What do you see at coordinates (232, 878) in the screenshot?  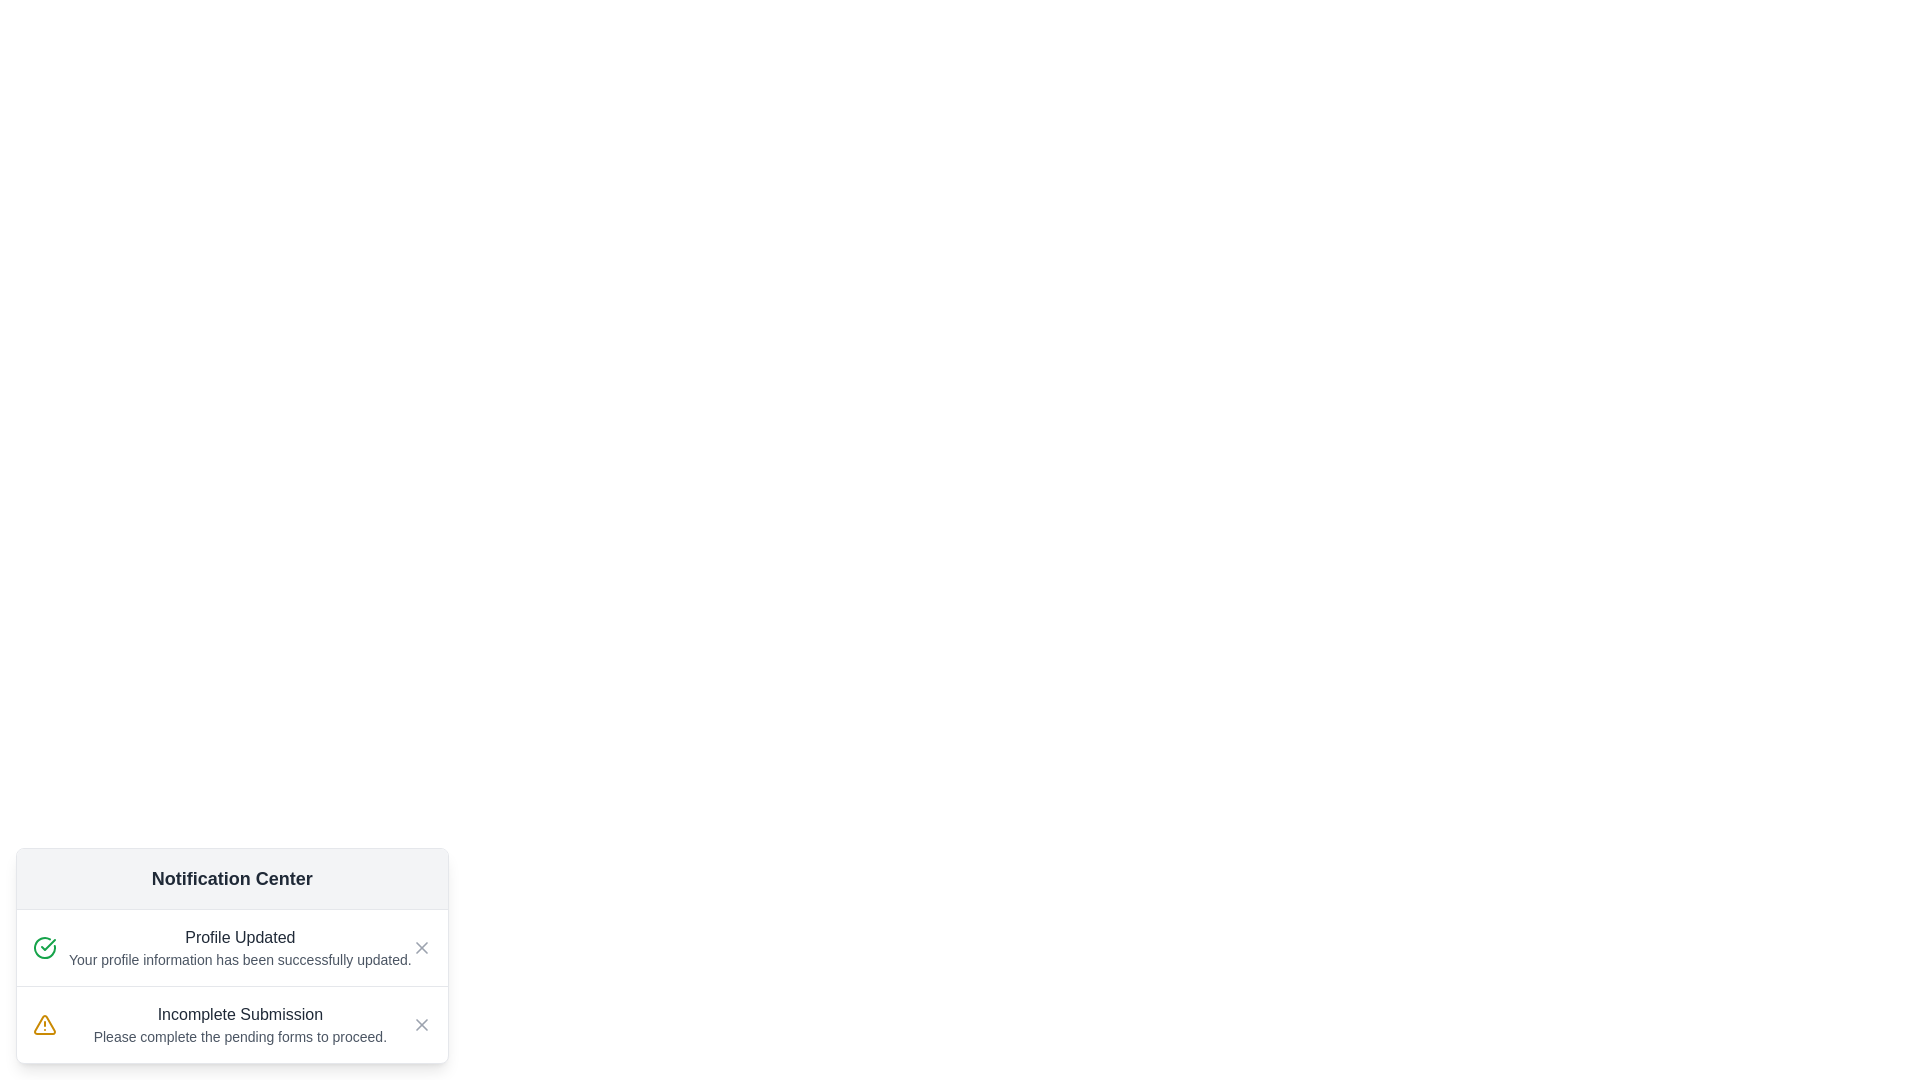 I see `the notification panel title label, which serves as a heading for the notifications displayed below` at bounding box center [232, 878].